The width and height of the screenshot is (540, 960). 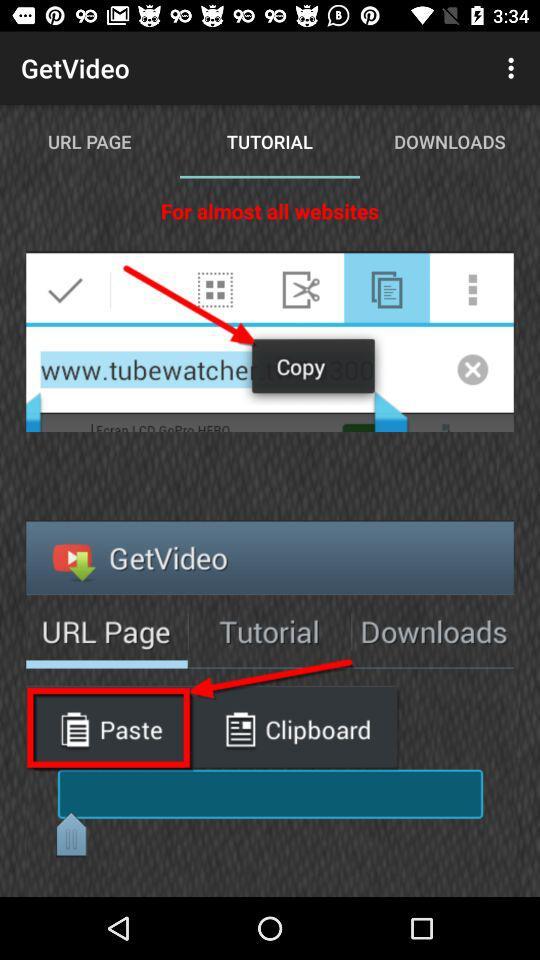 What do you see at coordinates (513, 68) in the screenshot?
I see `the item to the right of the tutorial app` at bounding box center [513, 68].